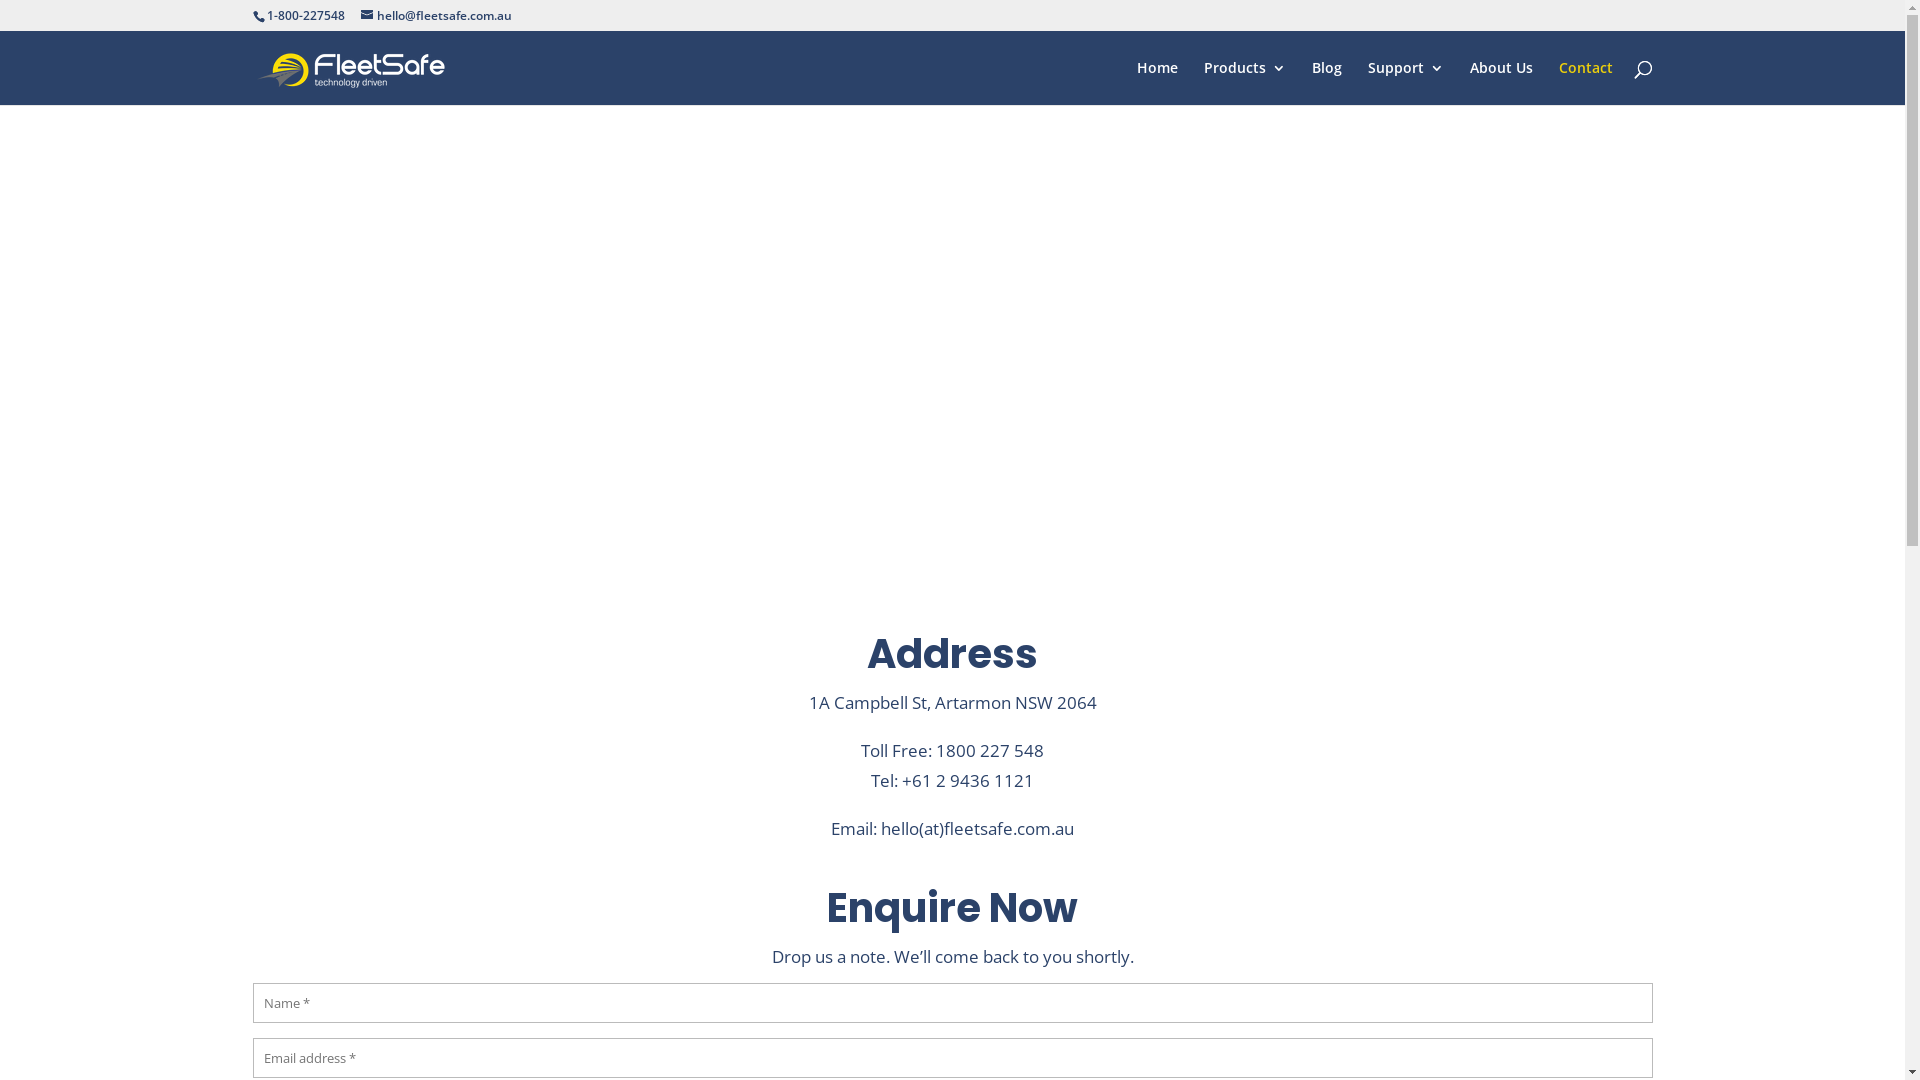 Image resolution: width=1920 pixels, height=1080 pixels. What do you see at coordinates (880, 828) in the screenshot?
I see `'hello(at)fleetsafe.com.au'` at bounding box center [880, 828].